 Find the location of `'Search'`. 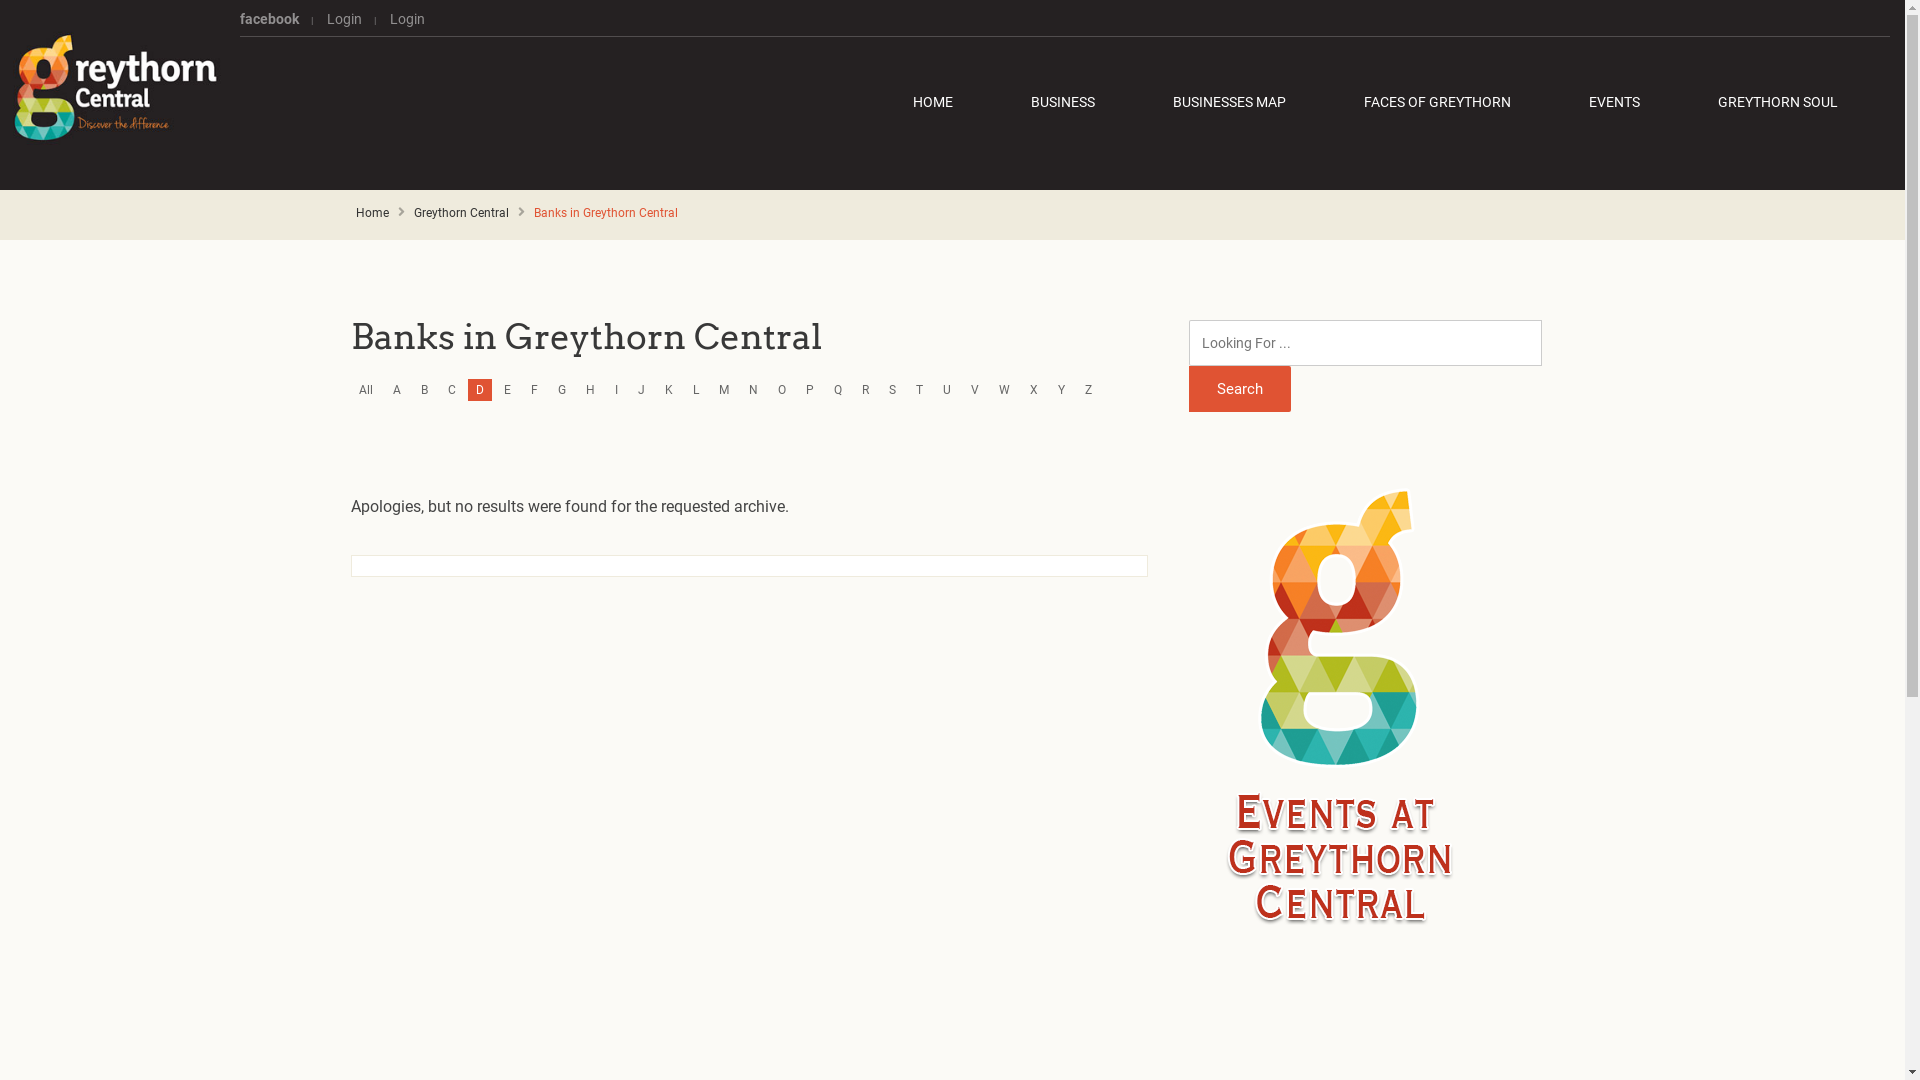

'Search' is located at coordinates (1238, 389).